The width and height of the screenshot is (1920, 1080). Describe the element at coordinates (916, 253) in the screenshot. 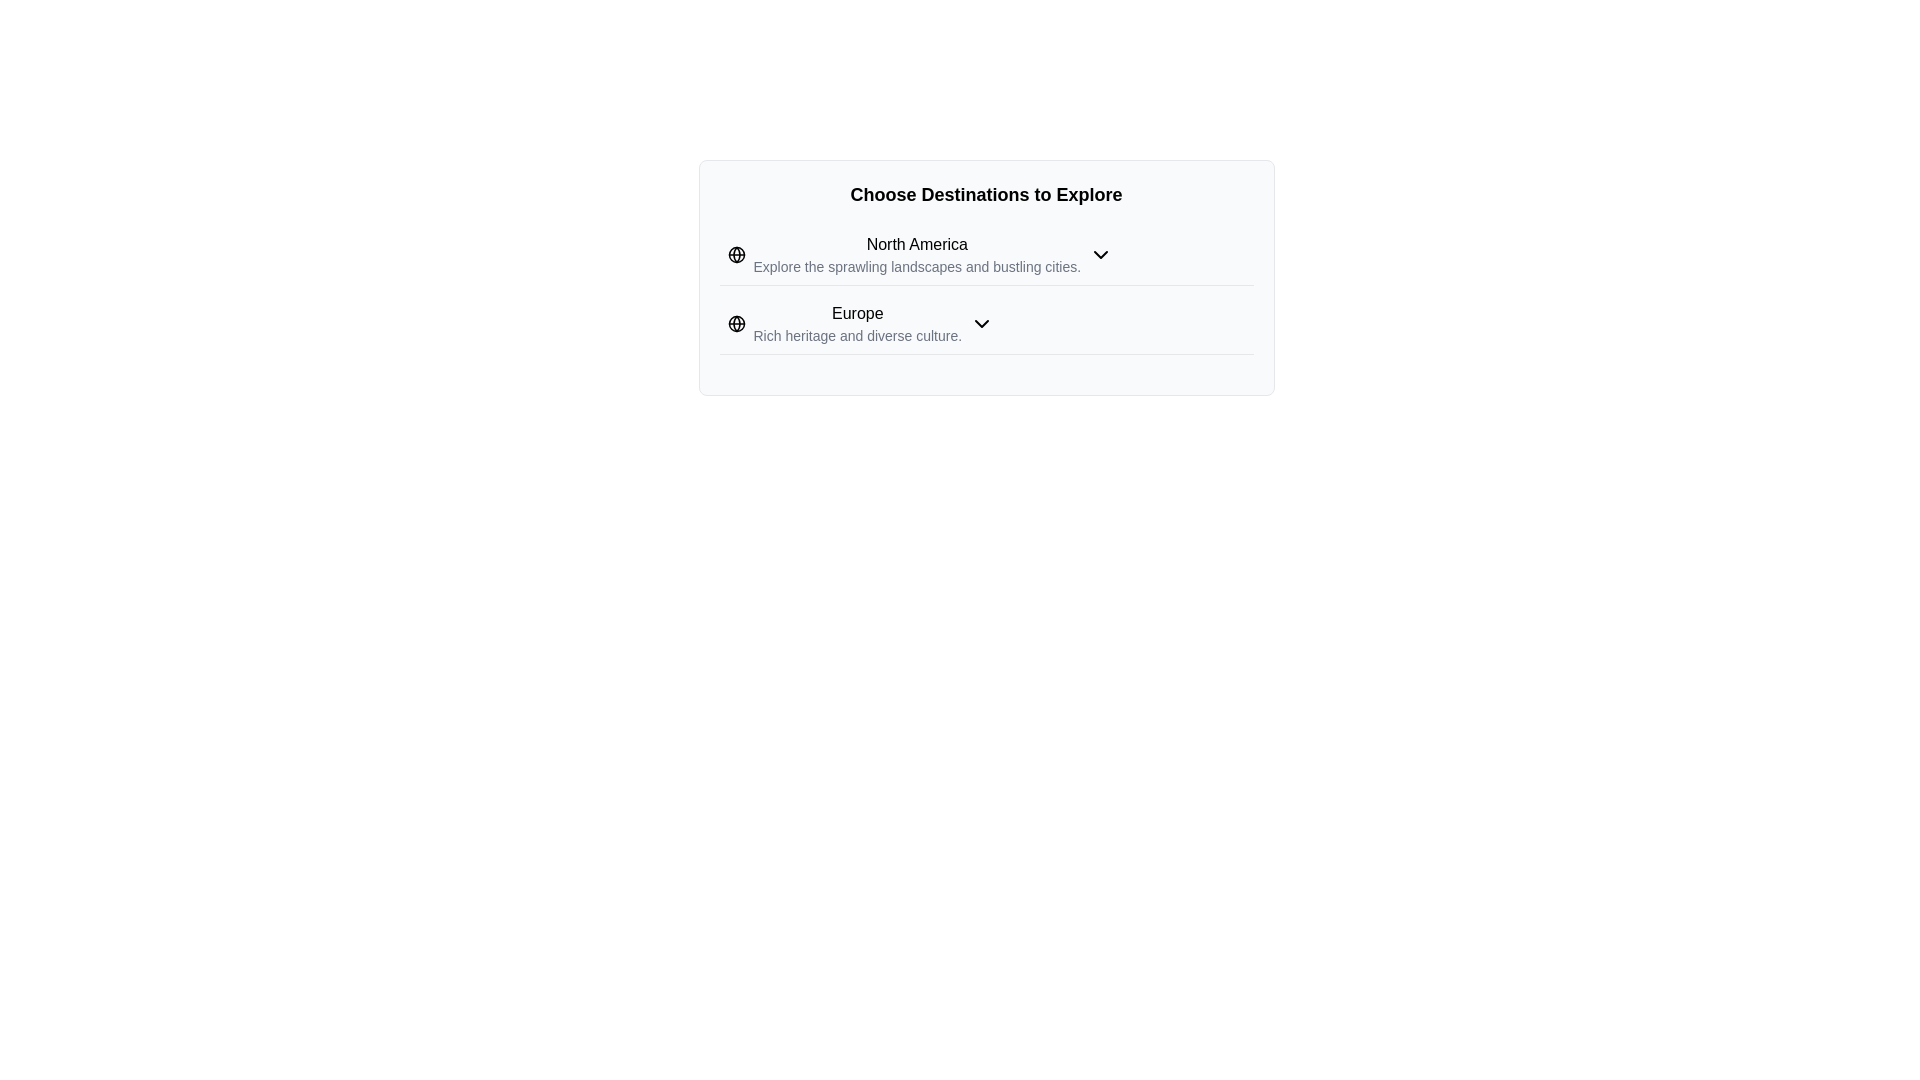

I see `the Text block displaying 'North America' which includes the subtext 'Explore the sprawling landscapes and bustling cities.' This Text block is the first item in a vertical list under the heading 'Choose Destinations` at that location.